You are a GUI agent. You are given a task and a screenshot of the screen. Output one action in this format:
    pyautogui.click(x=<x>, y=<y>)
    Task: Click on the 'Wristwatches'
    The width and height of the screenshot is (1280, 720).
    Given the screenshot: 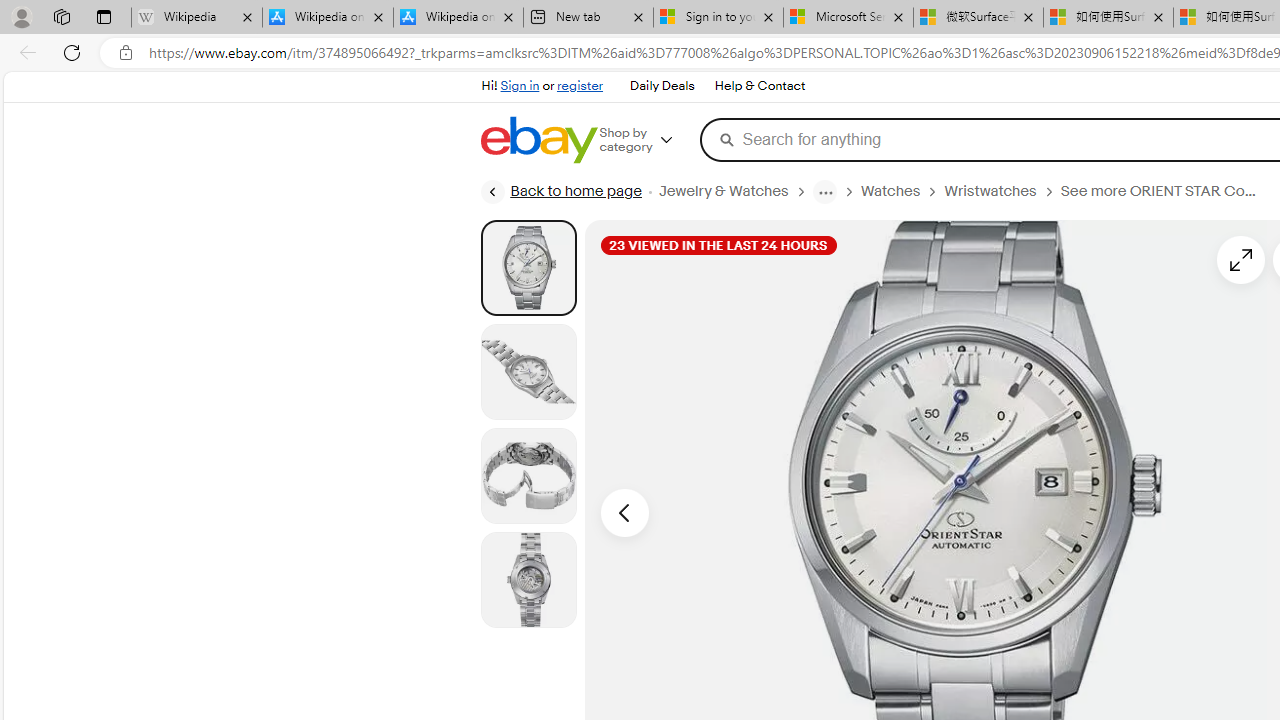 What is the action you would take?
    pyautogui.click(x=1002, y=191)
    